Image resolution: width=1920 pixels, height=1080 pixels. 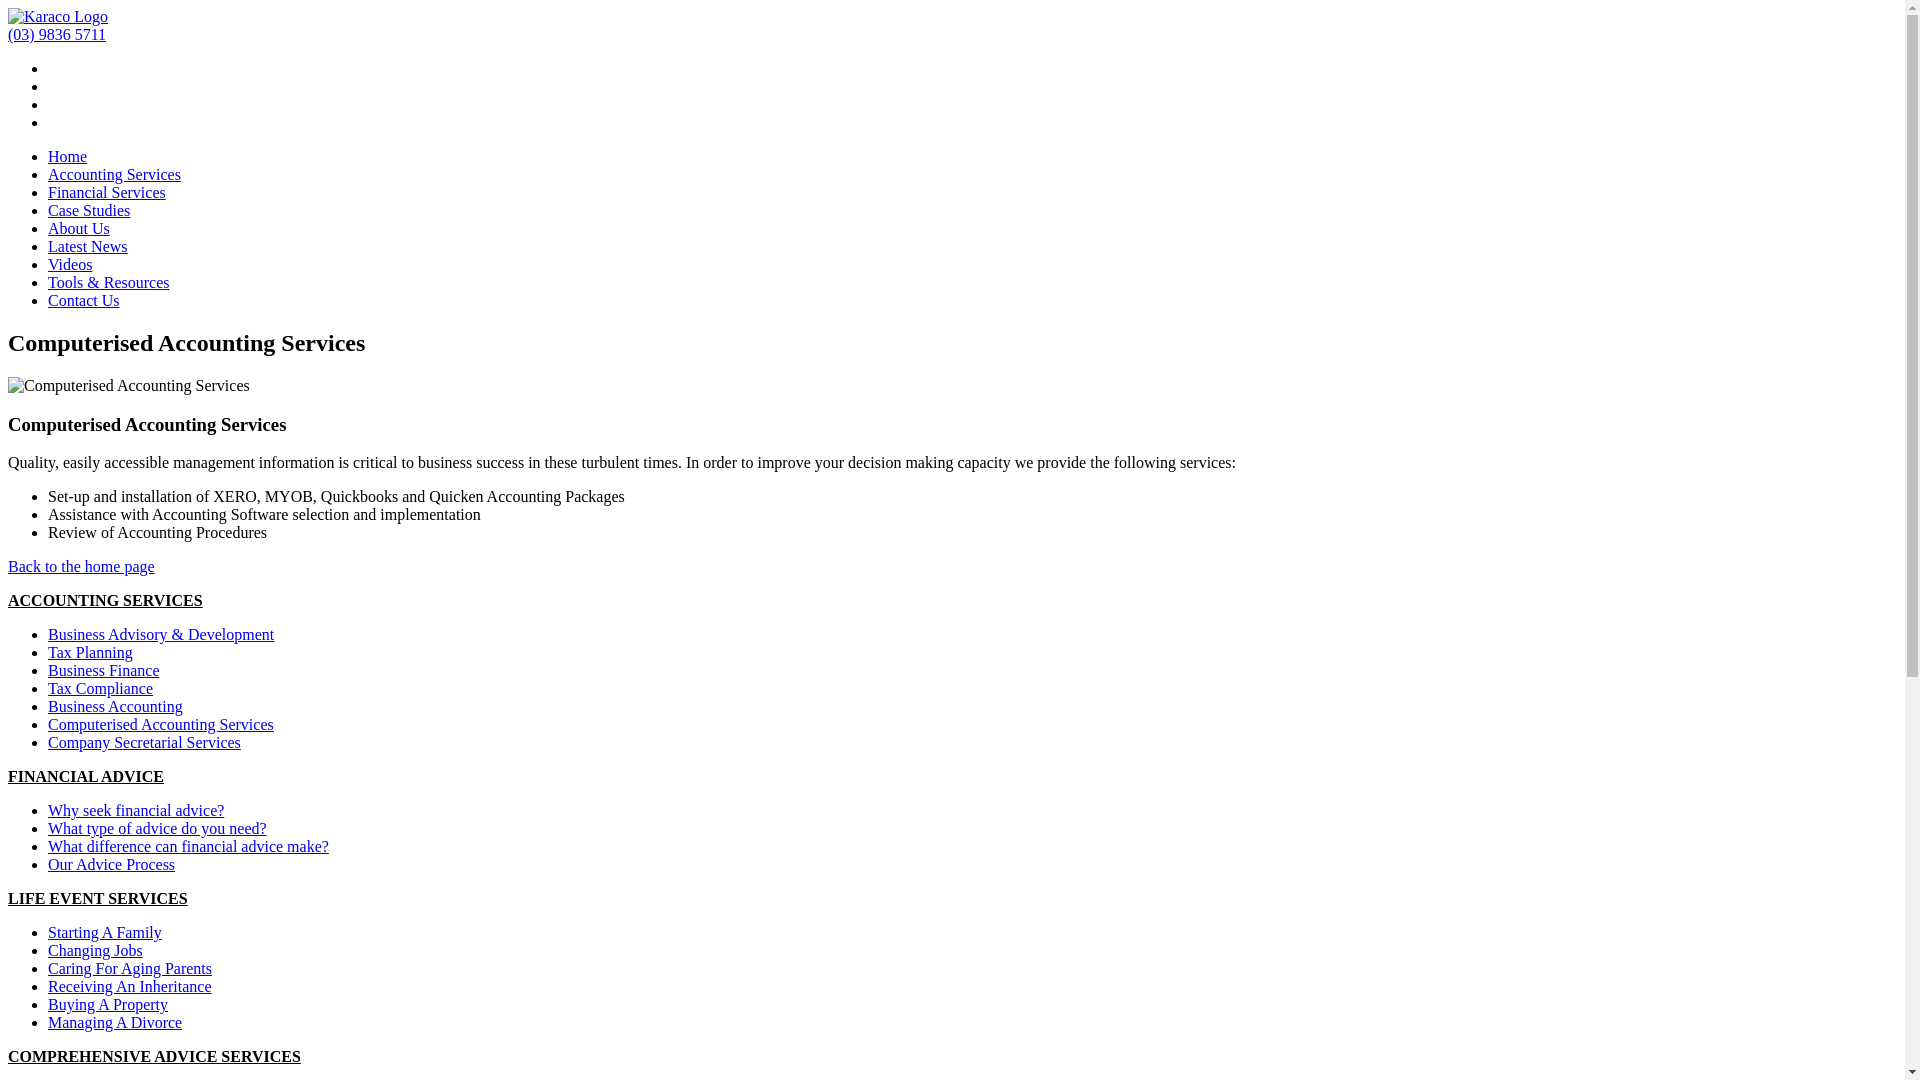 I want to click on 'Accounting Services', so click(x=113, y=173).